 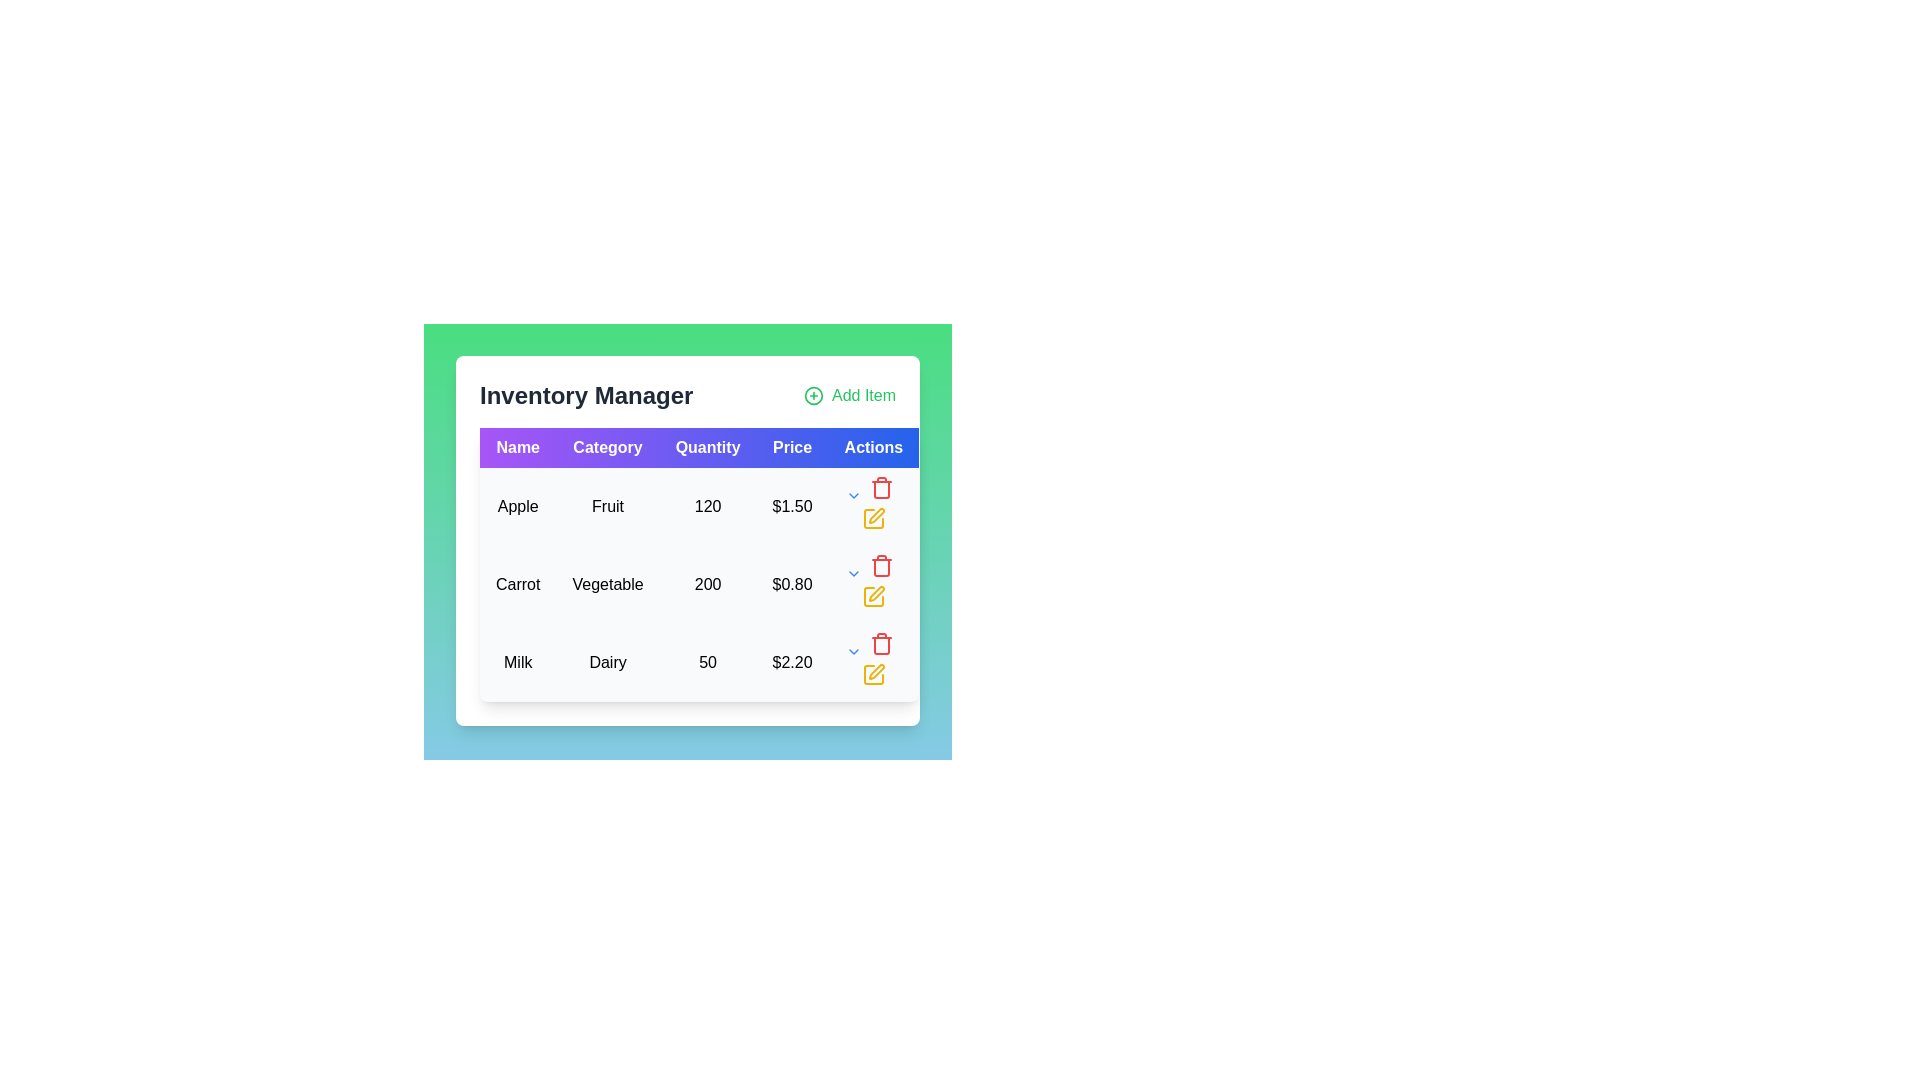 I want to click on label text from the Table Header Cell labeled 'Category', which is the second cell in the header row of the table with a purple background and white bold font, so click(x=607, y=446).